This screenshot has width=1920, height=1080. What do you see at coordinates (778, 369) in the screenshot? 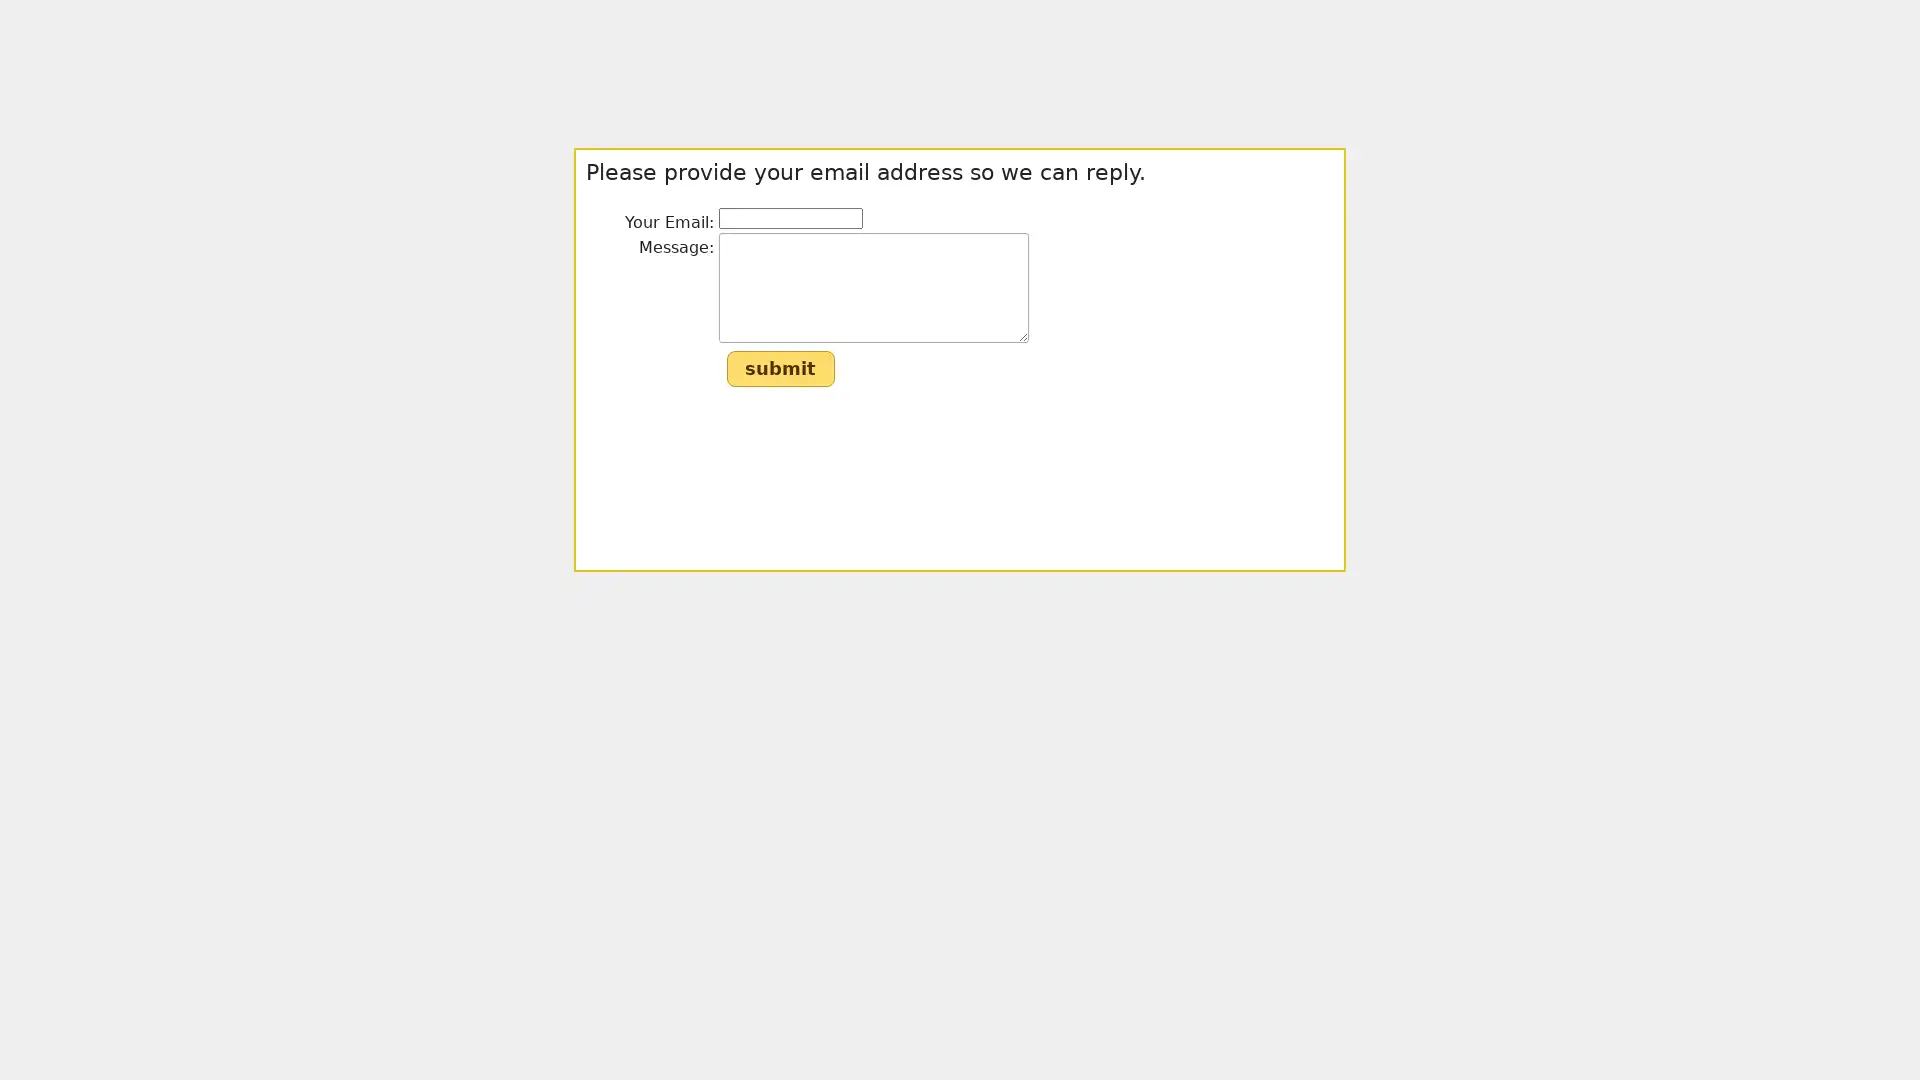
I see `submit` at bounding box center [778, 369].